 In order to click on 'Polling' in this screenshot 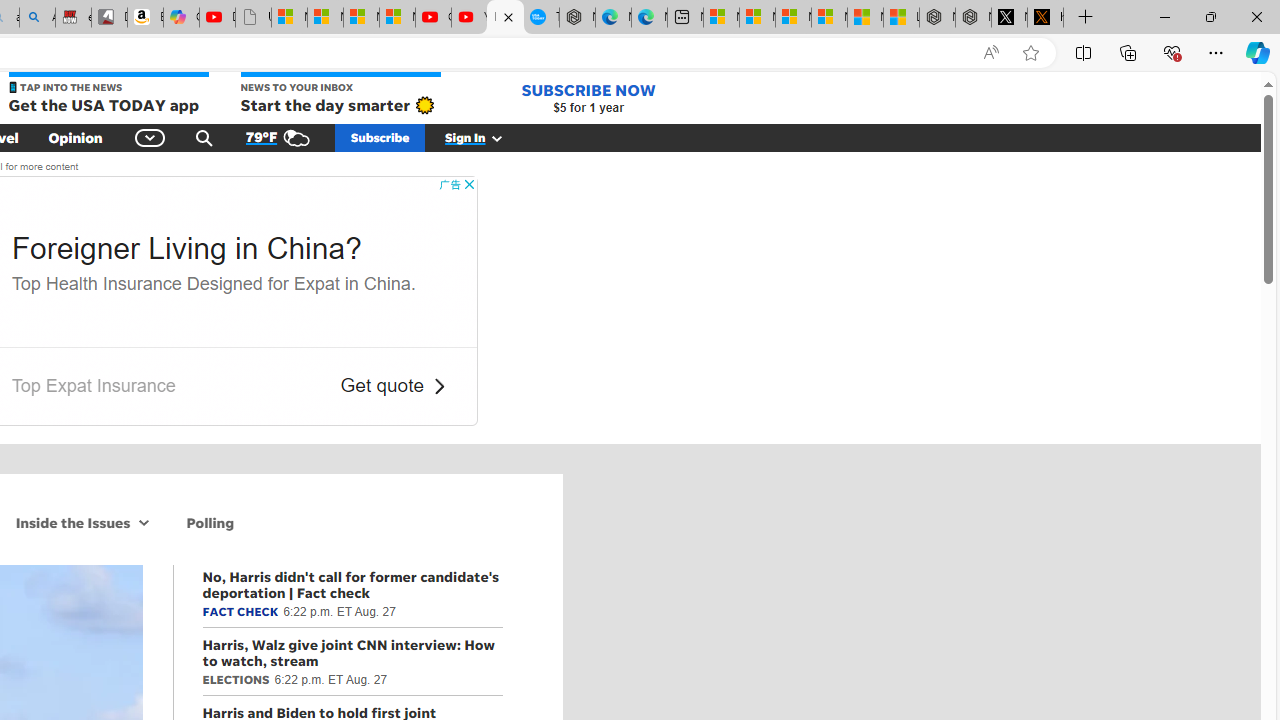, I will do `click(210, 521)`.